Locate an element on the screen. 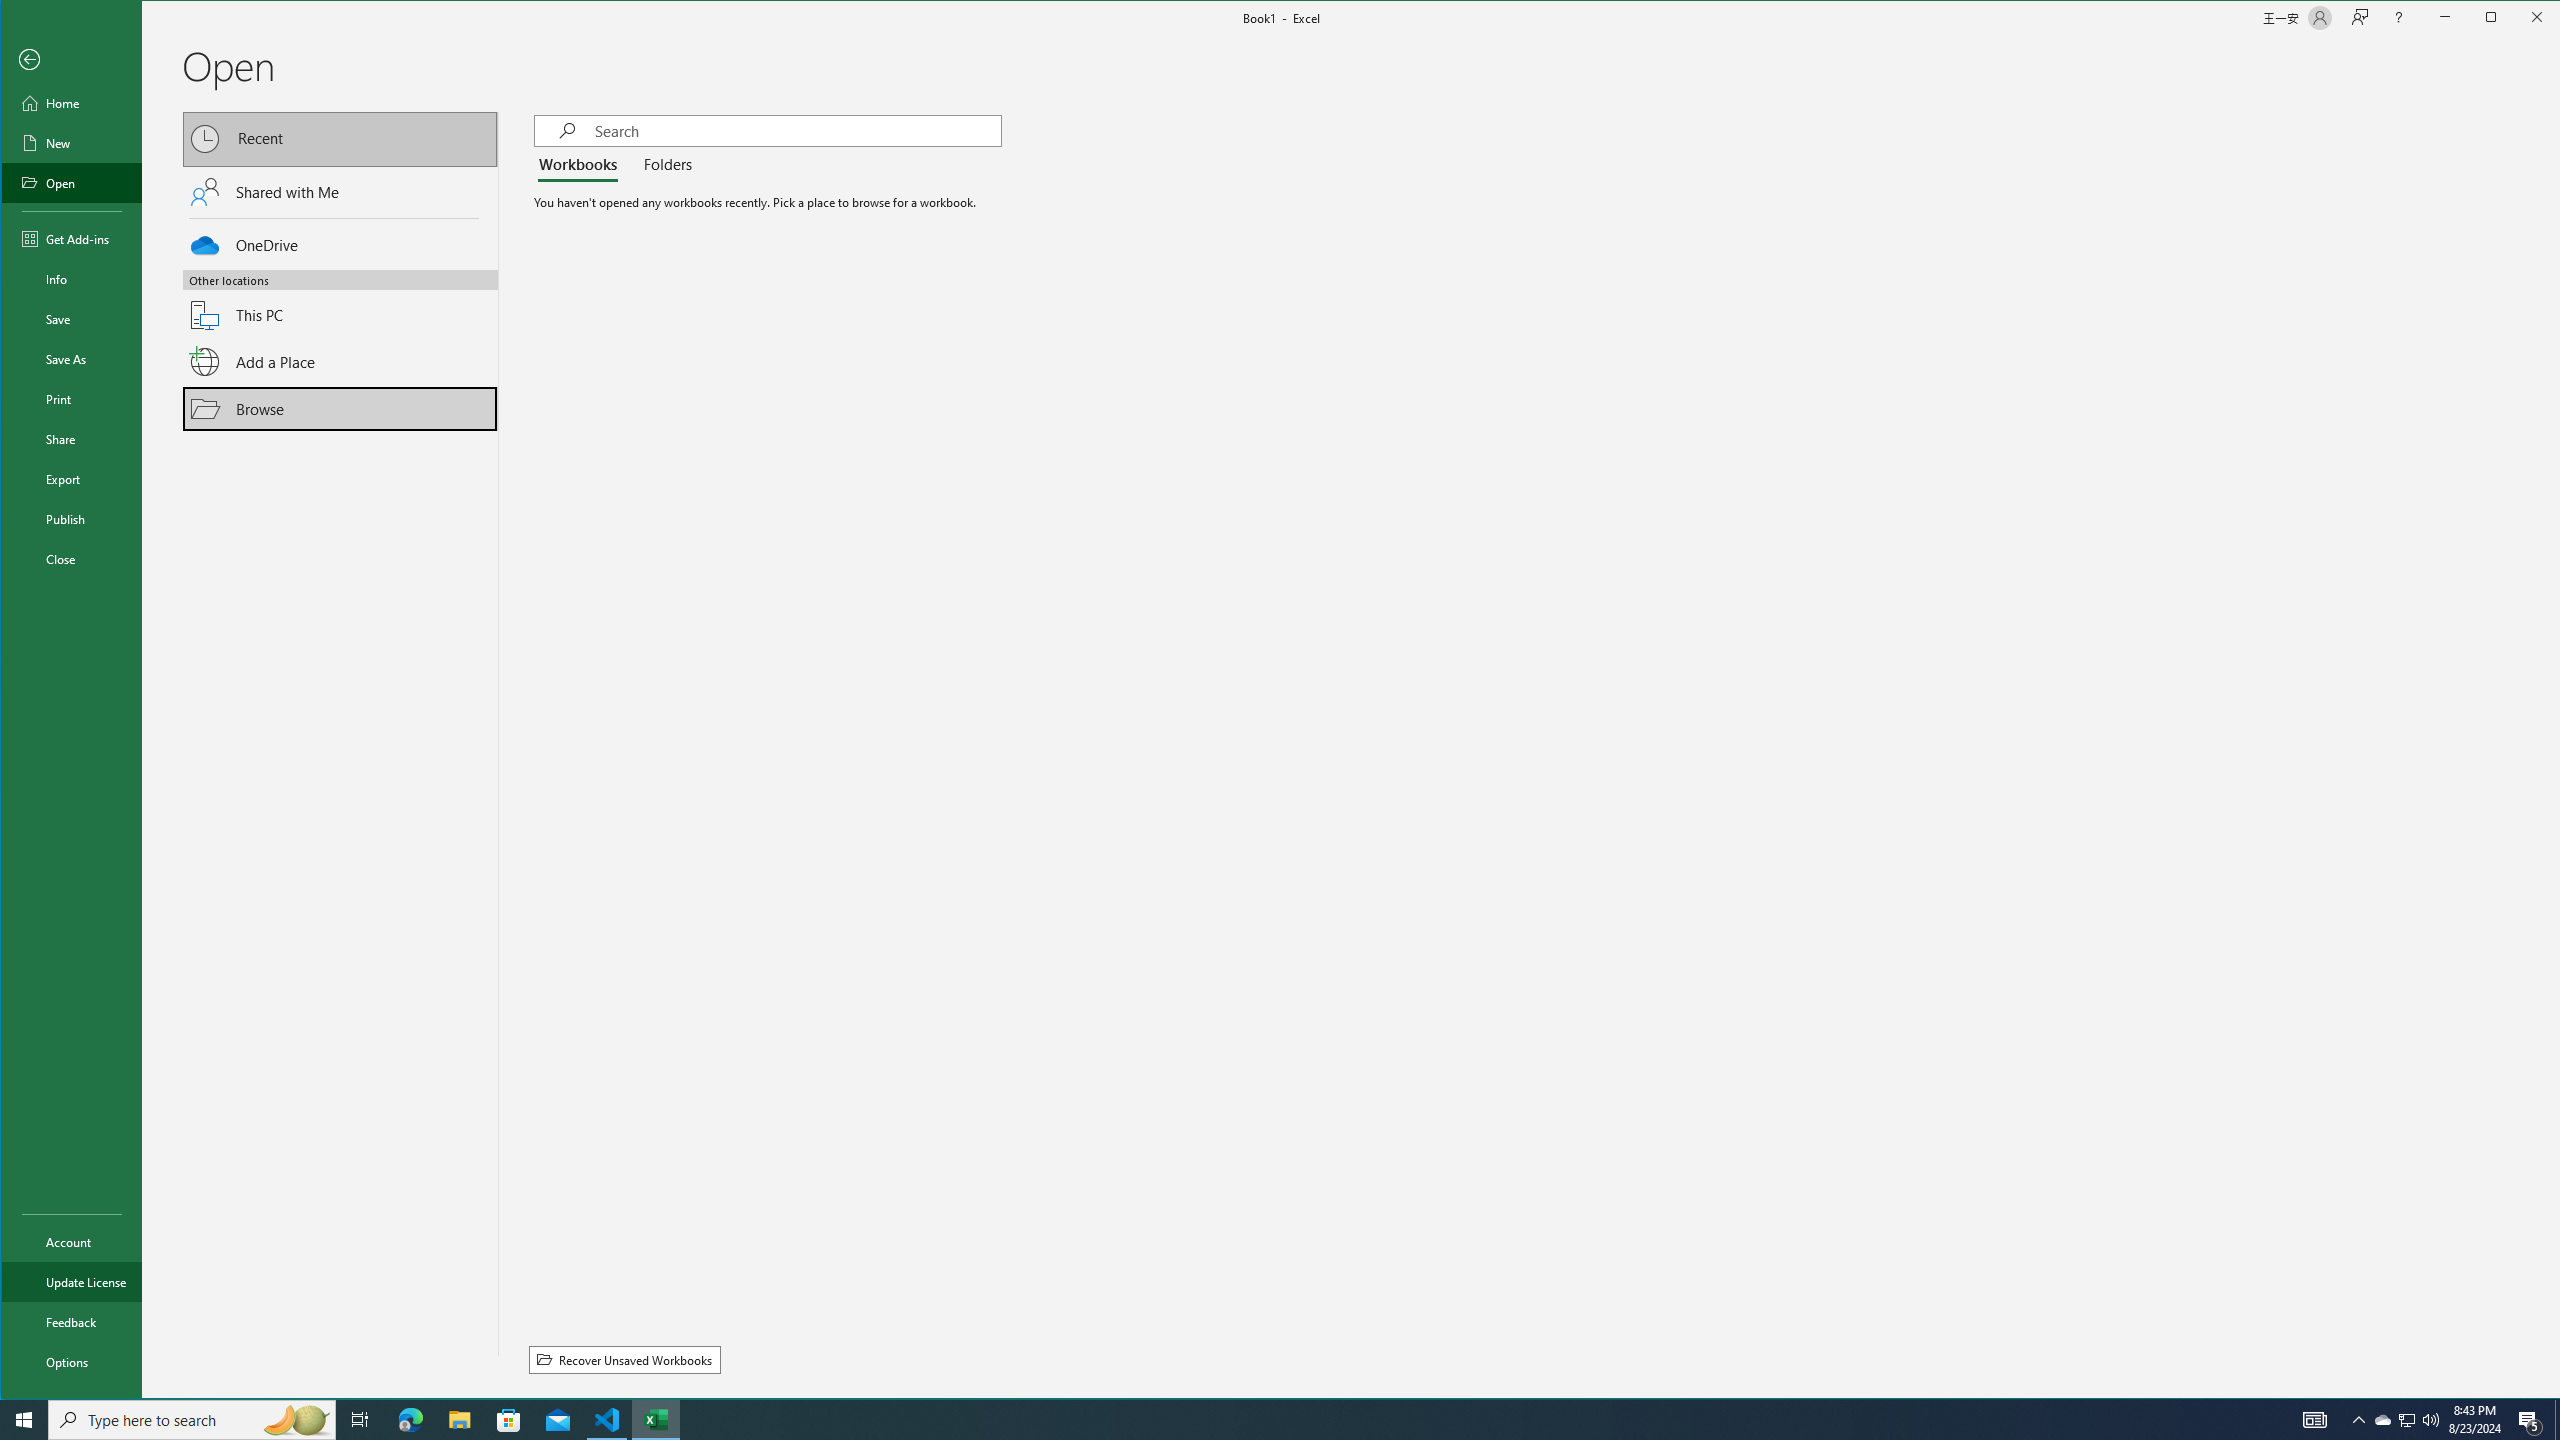 The width and height of the screenshot is (2560, 1440). 'Workbooks' is located at coordinates (582, 164).